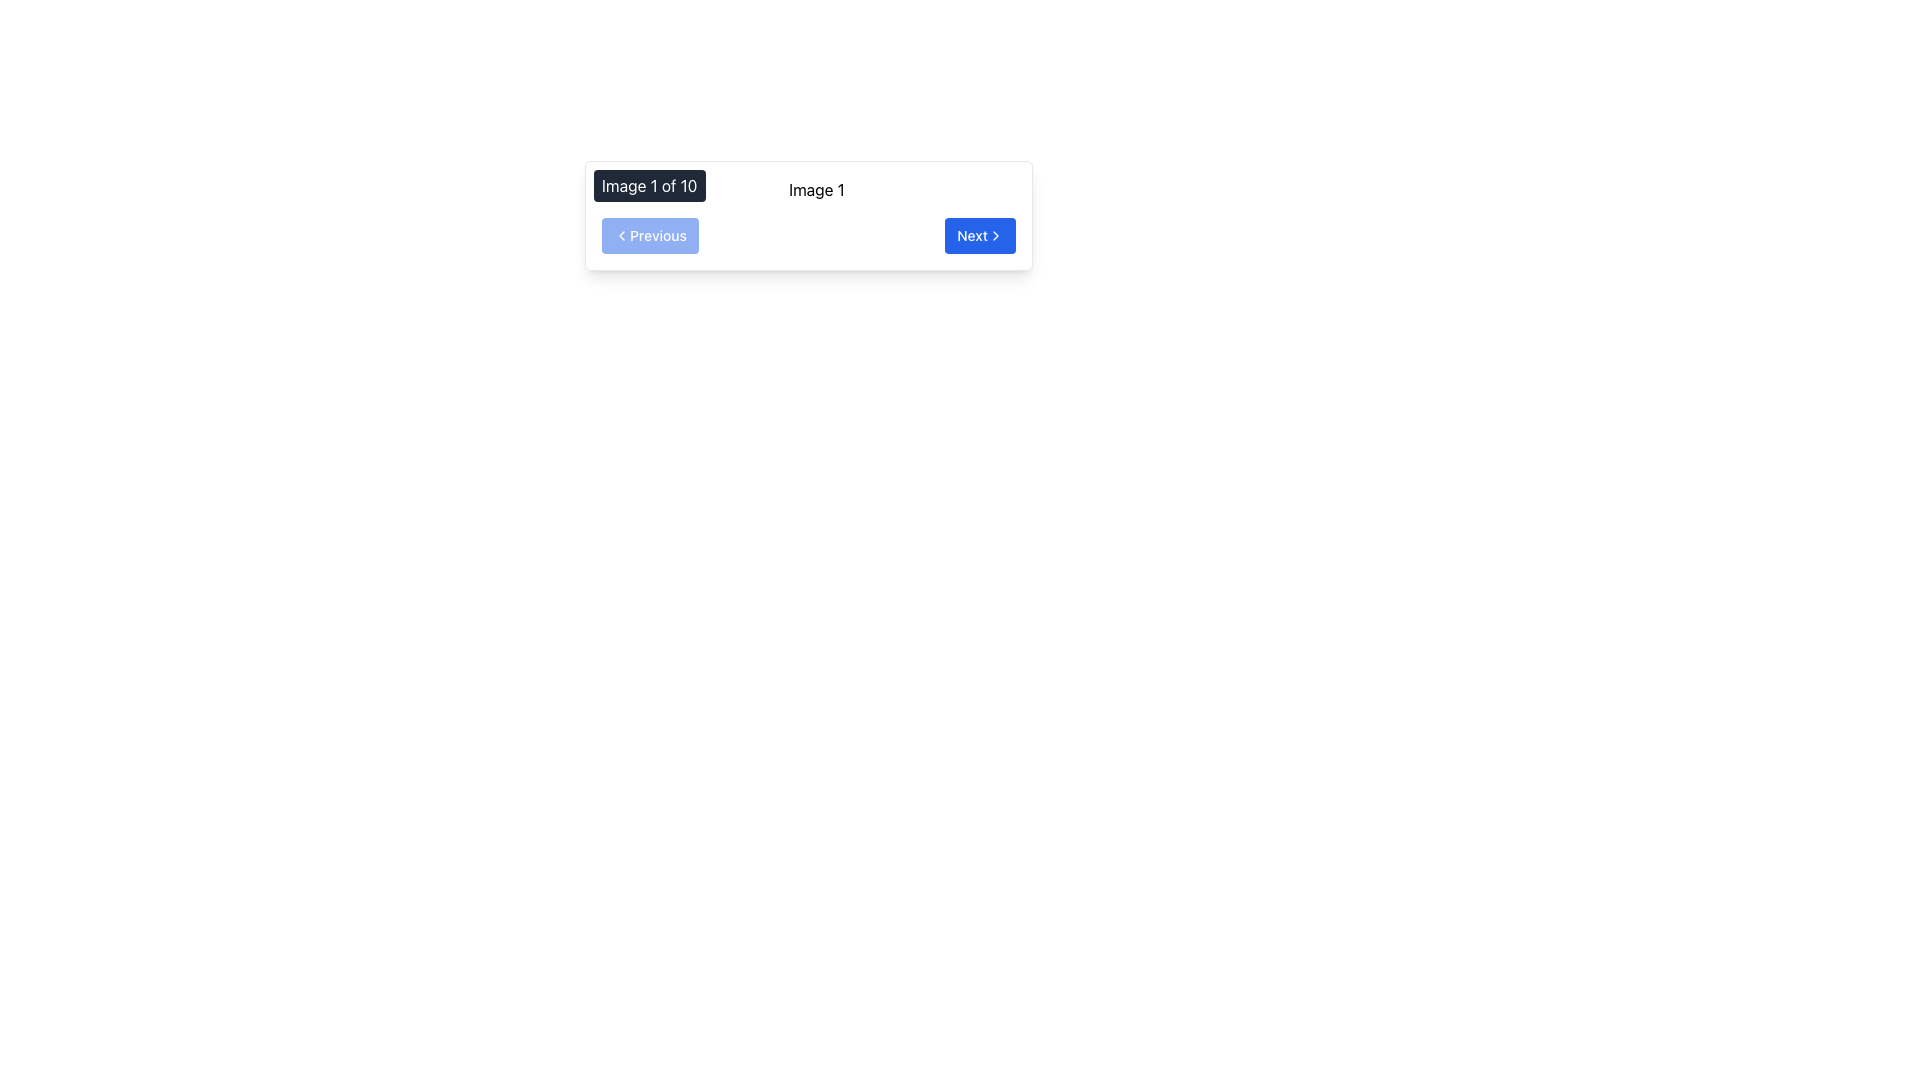  Describe the element at coordinates (980, 234) in the screenshot. I see `the second button in the navigation bar at the bottom right` at that location.